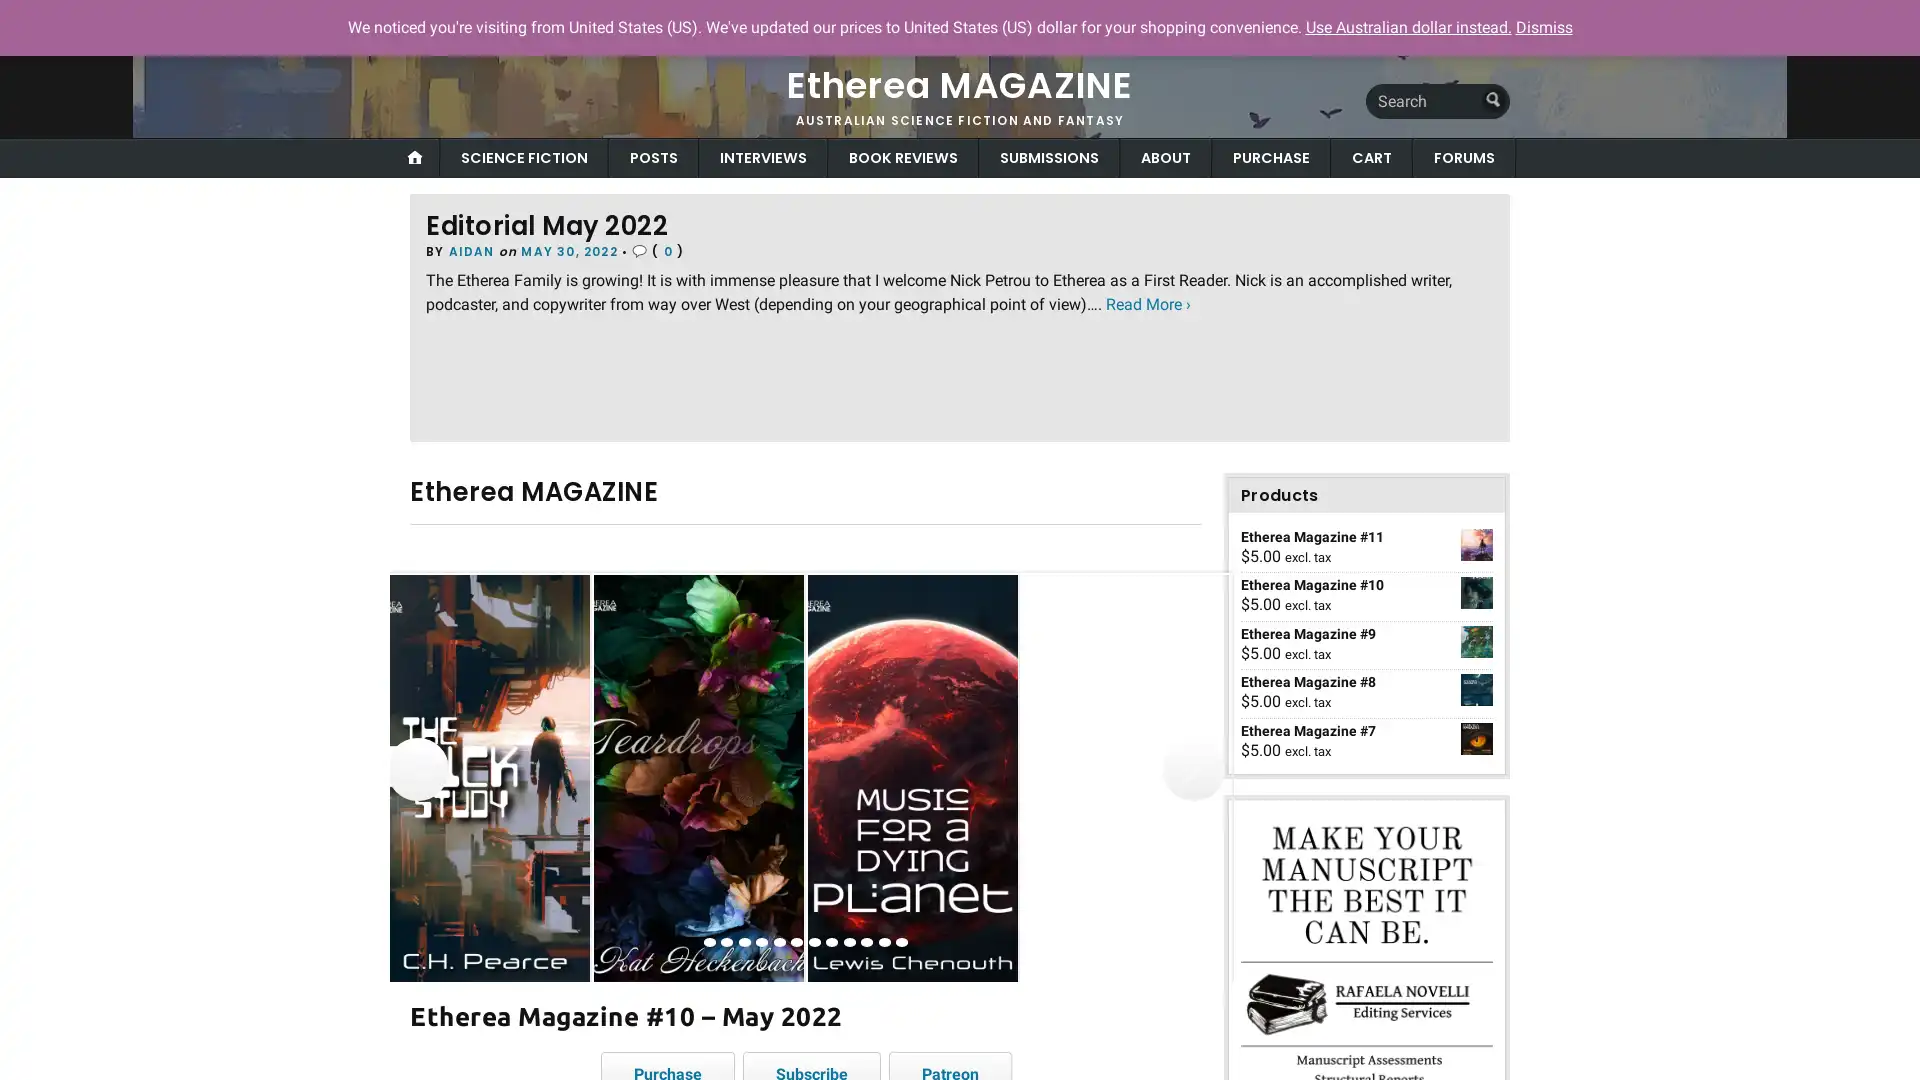  Describe the element at coordinates (882, 941) in the screenshot. I see `view image 11 of 12 in carousel` at that location.